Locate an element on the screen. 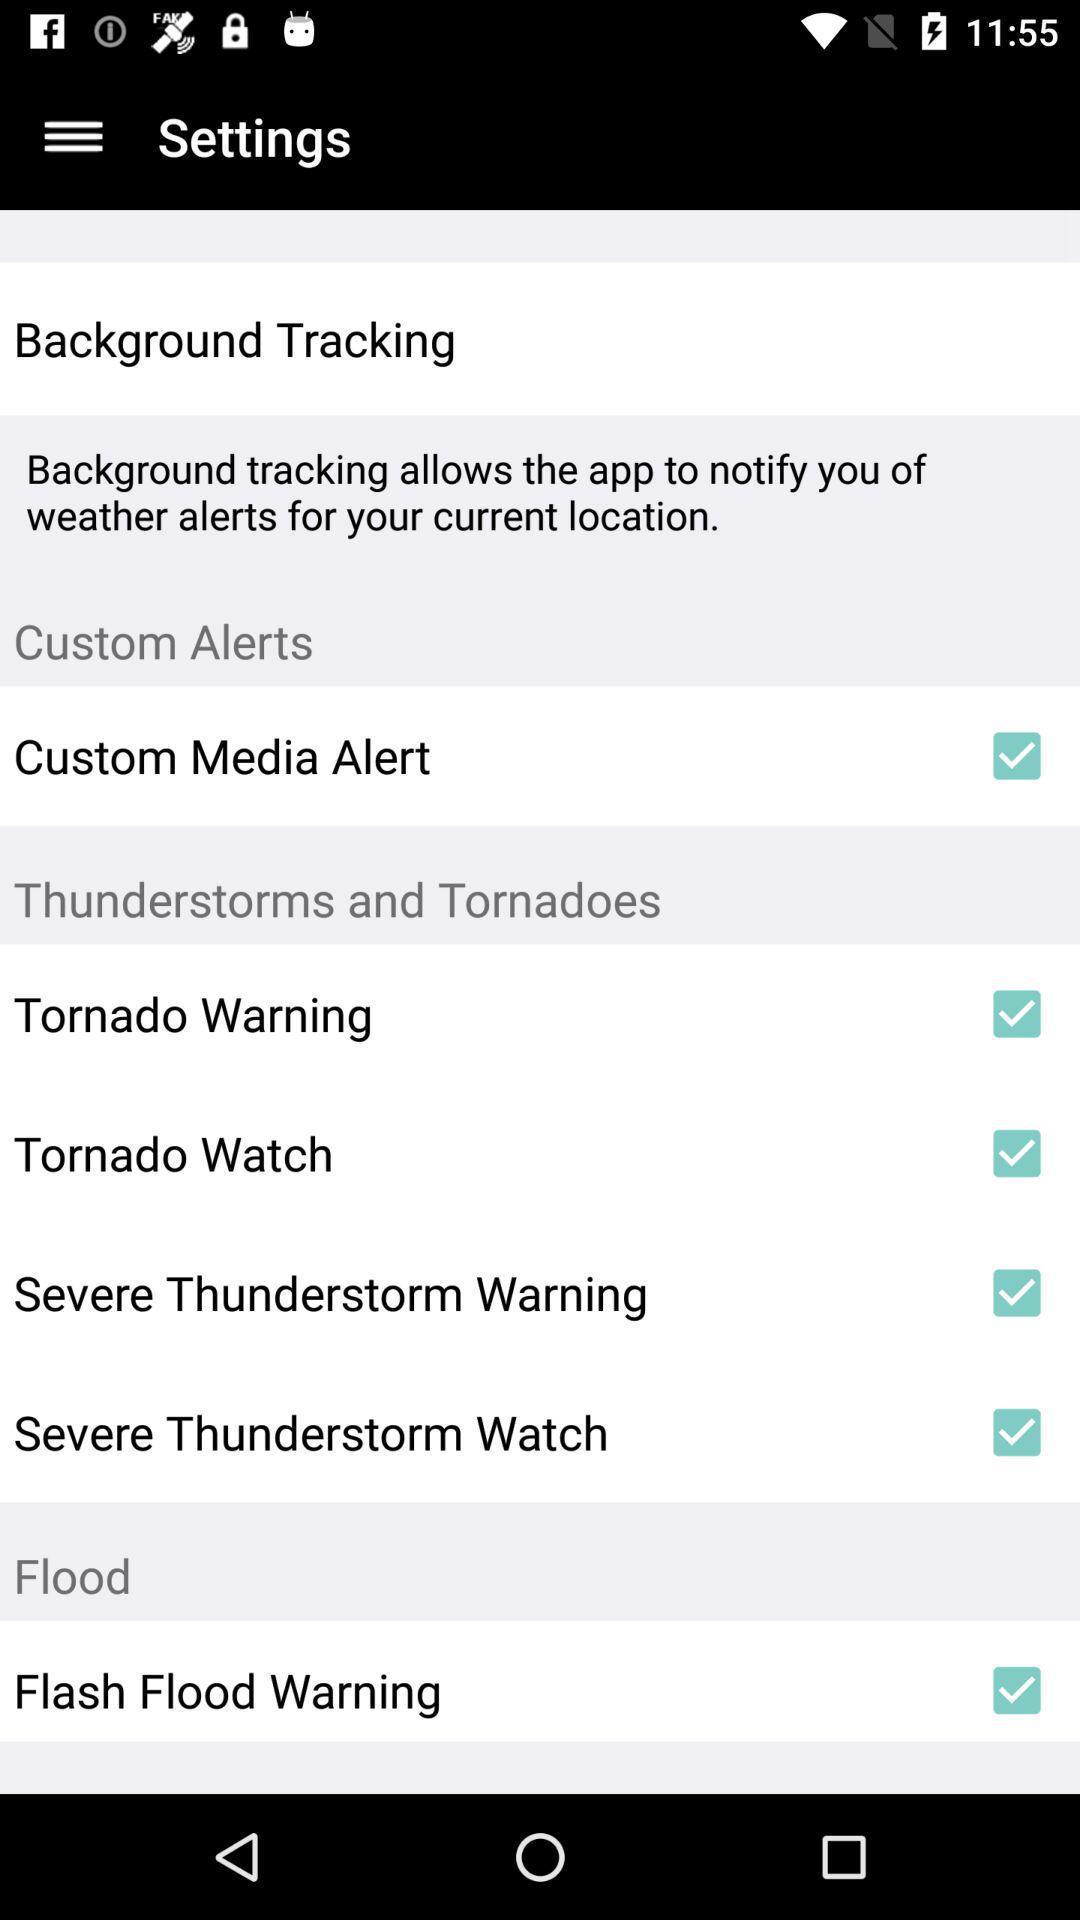  the icon above the flood item is located at coordinates (1017, 1431).